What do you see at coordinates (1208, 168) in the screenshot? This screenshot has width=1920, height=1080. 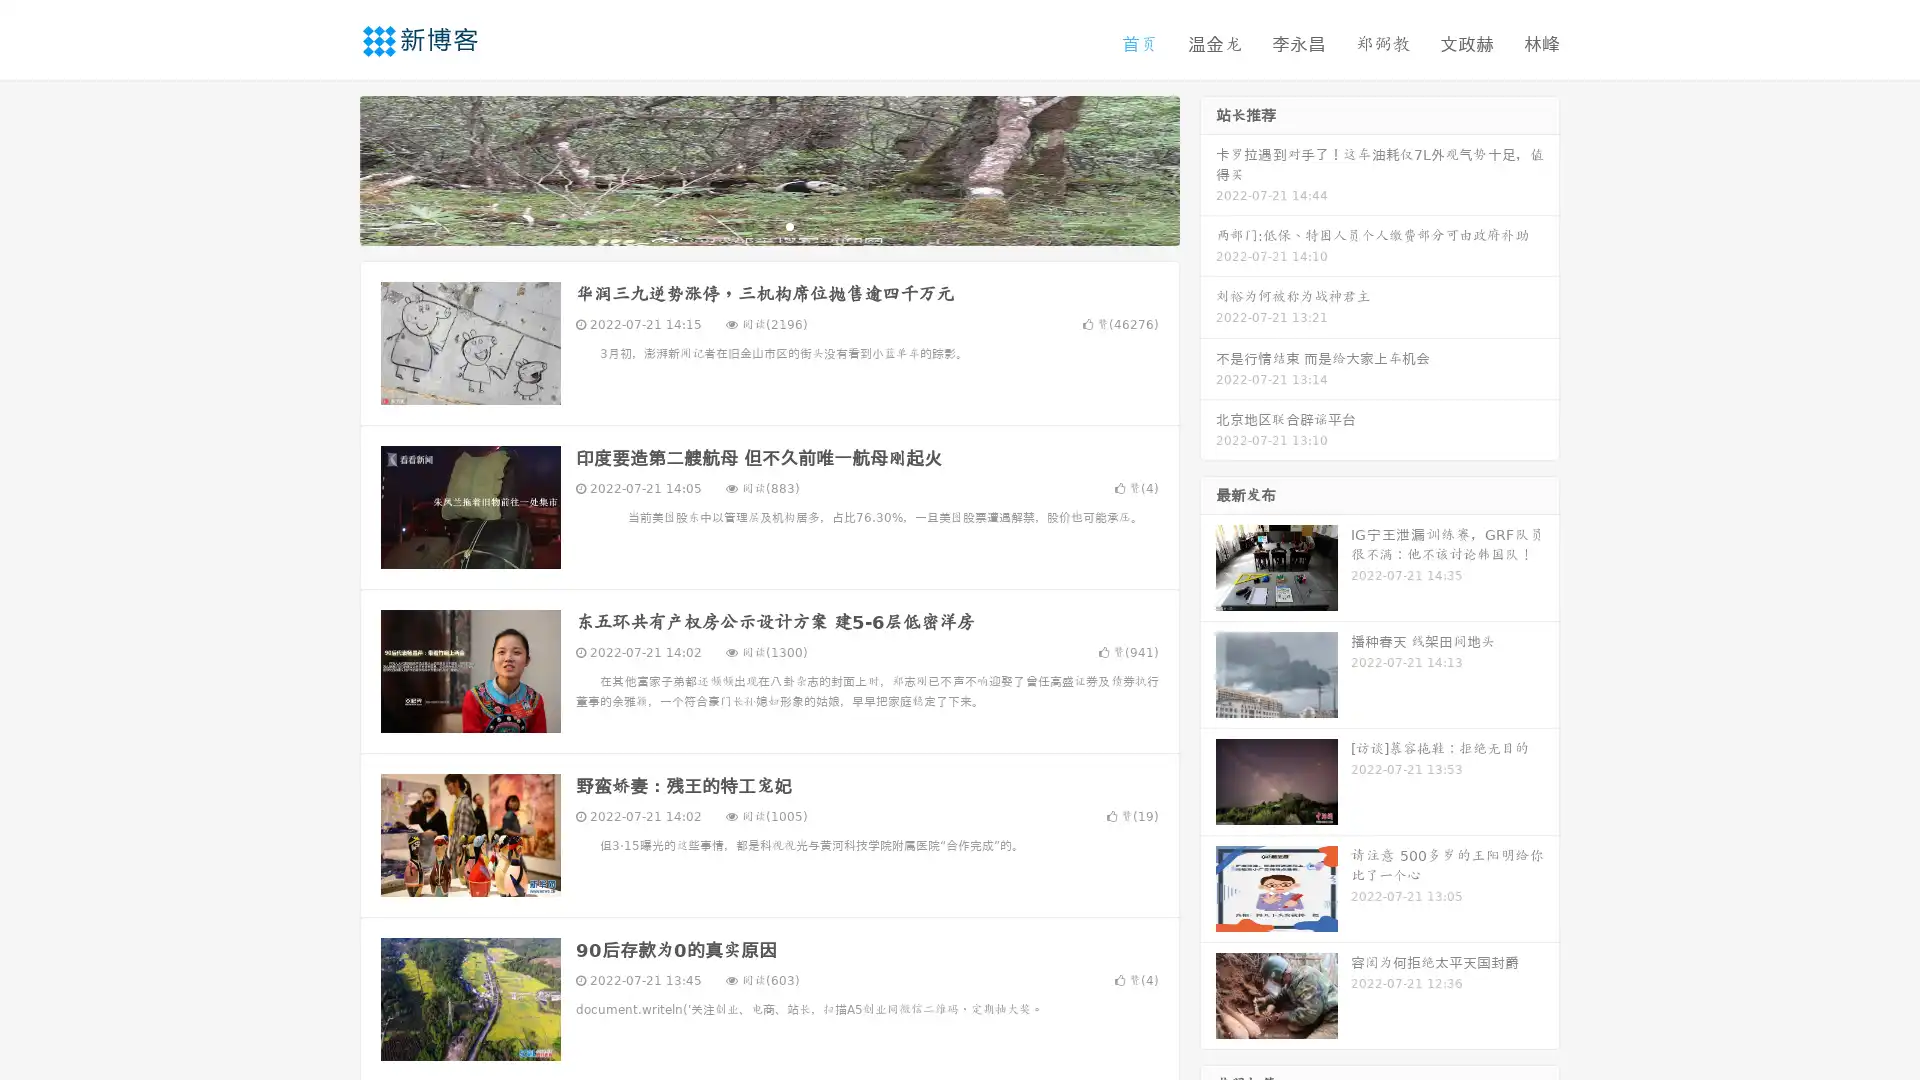 I see `Next slide` at bounding box center [1208, 168].